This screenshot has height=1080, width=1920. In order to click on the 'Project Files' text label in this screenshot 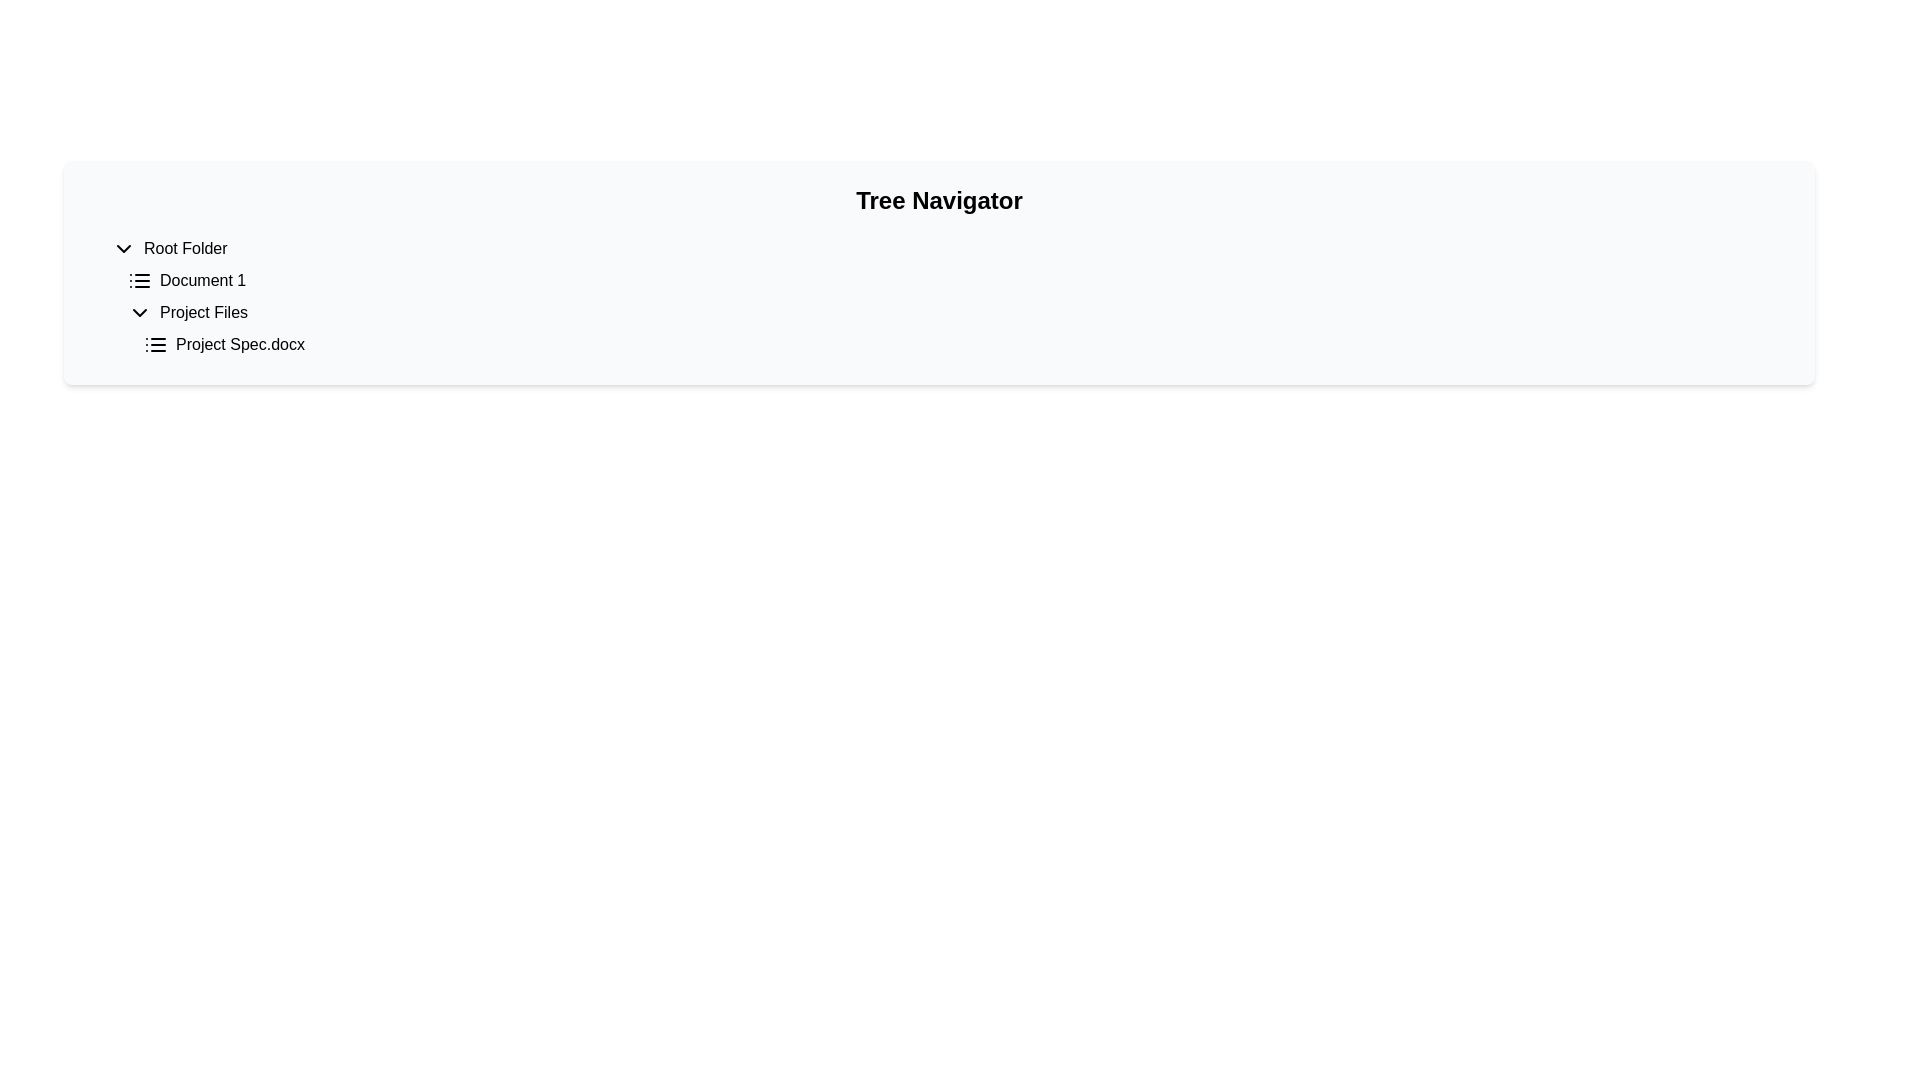, I will do `click(204, 312)`.